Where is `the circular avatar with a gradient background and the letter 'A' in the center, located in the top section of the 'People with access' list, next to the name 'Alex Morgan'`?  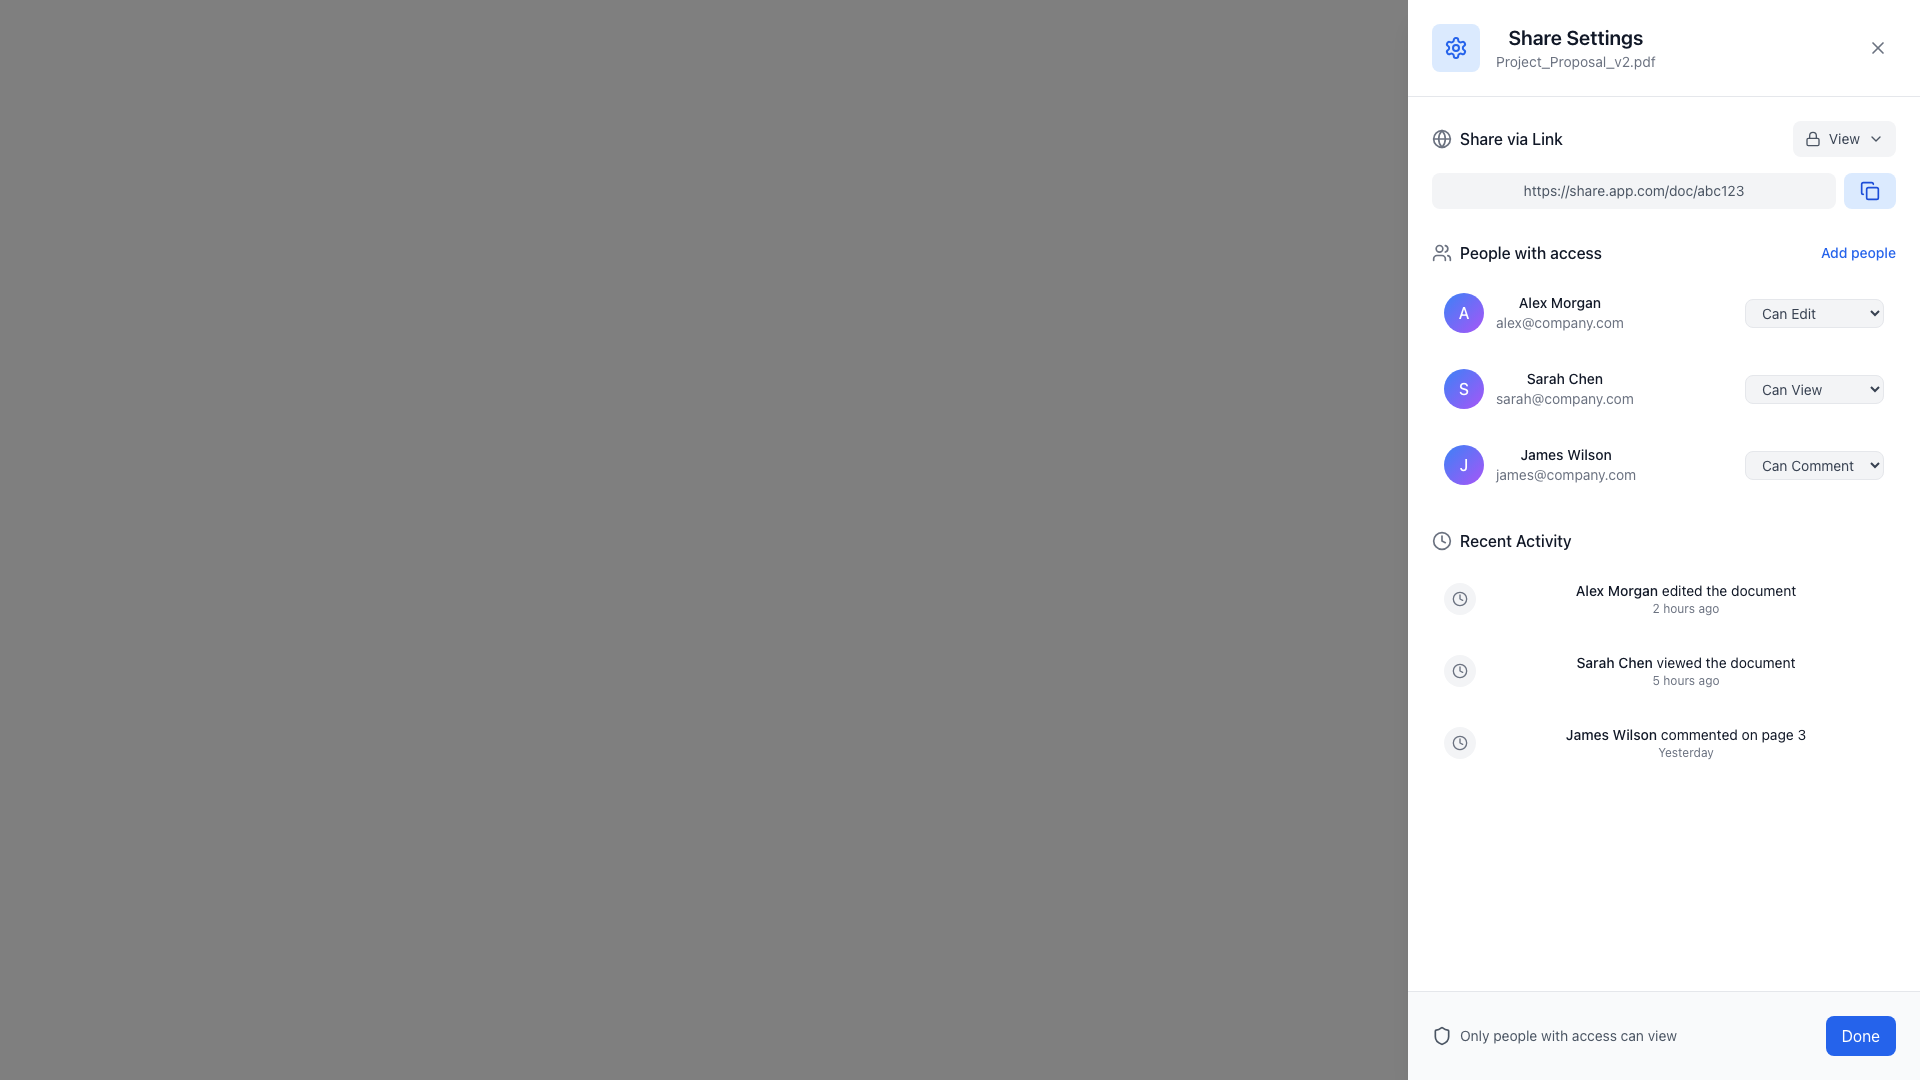
the circular avatar with a gradient background and the letter 'A' in the center, located in the top section of the 'People with access' list, next to the name 'Alex Morgan' is located at coordinates (1464, 312).